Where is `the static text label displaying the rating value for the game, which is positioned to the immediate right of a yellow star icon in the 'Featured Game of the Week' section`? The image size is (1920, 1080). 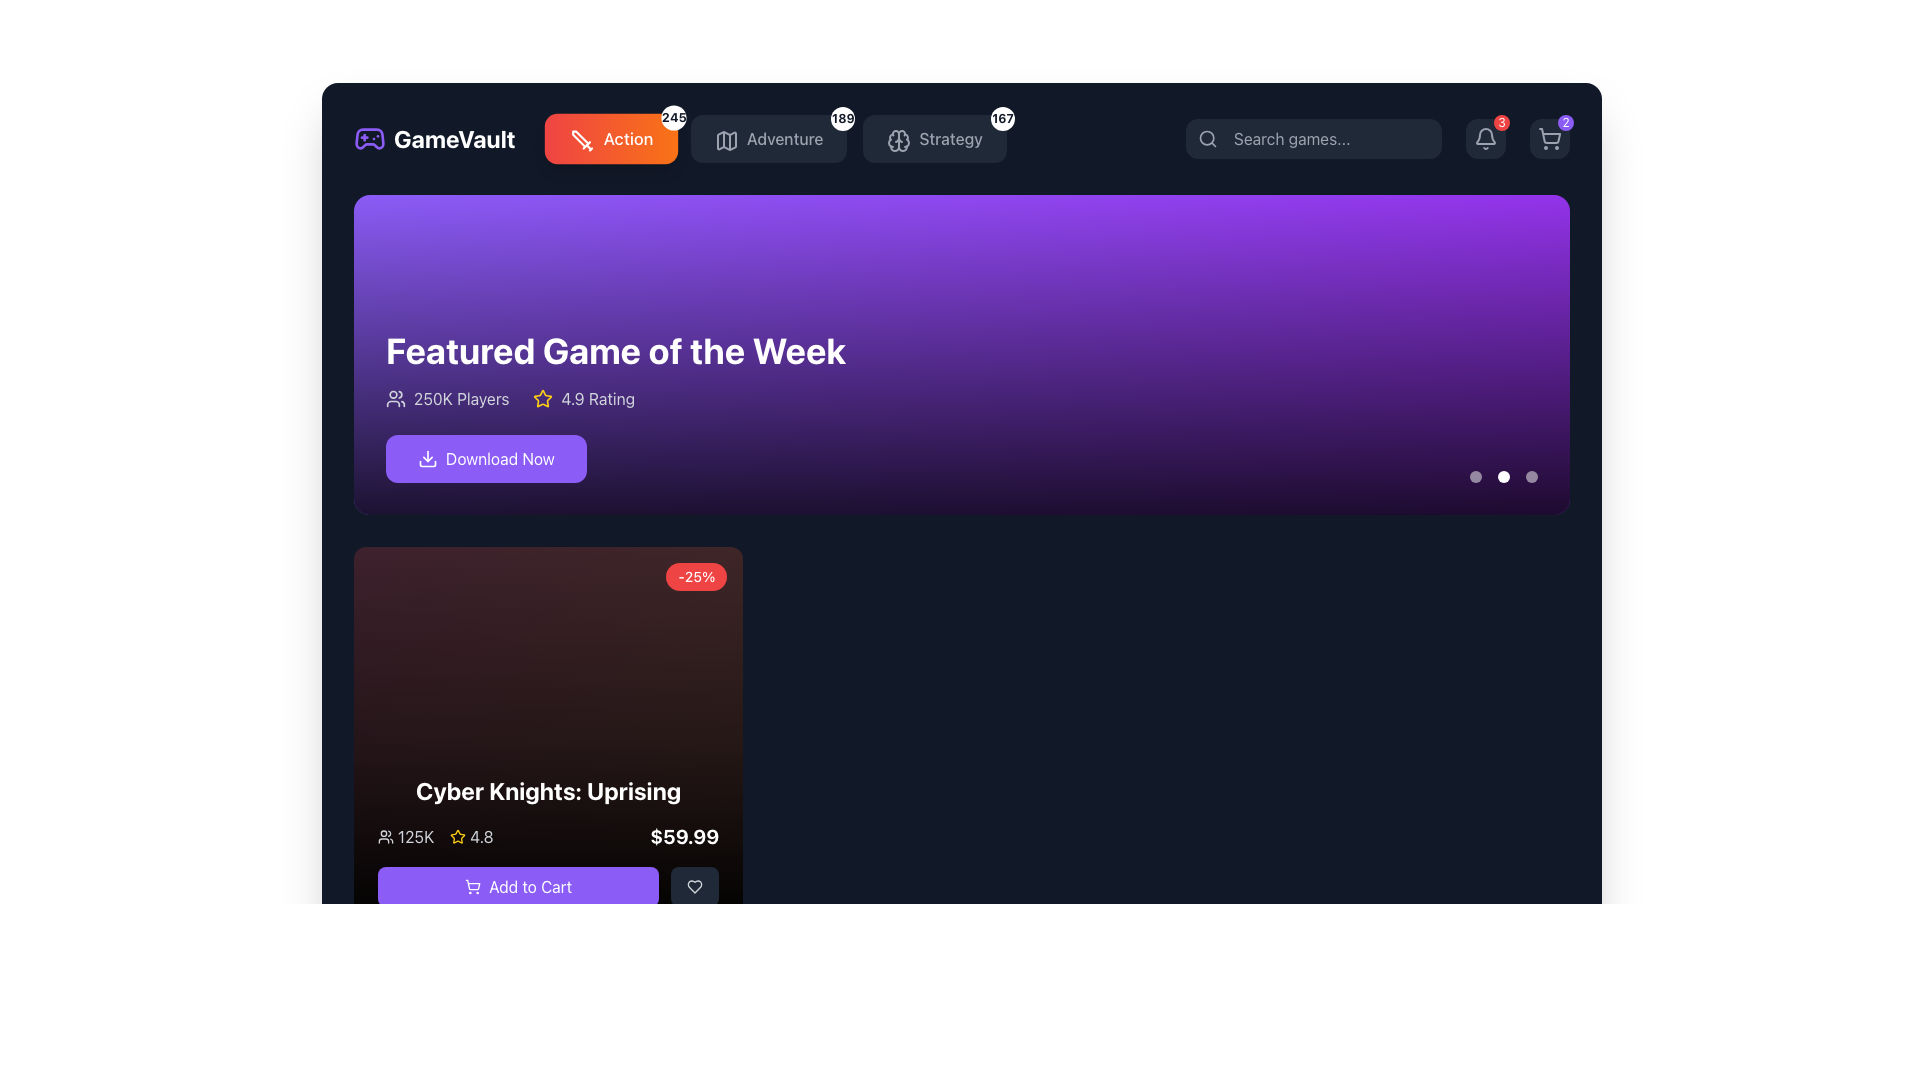
the static text label displaying the rating value for the game, which is positioned to the immediate right of a yellow star icon in the 'Featured Game of the Week' section is located at coordinates (597, 398).